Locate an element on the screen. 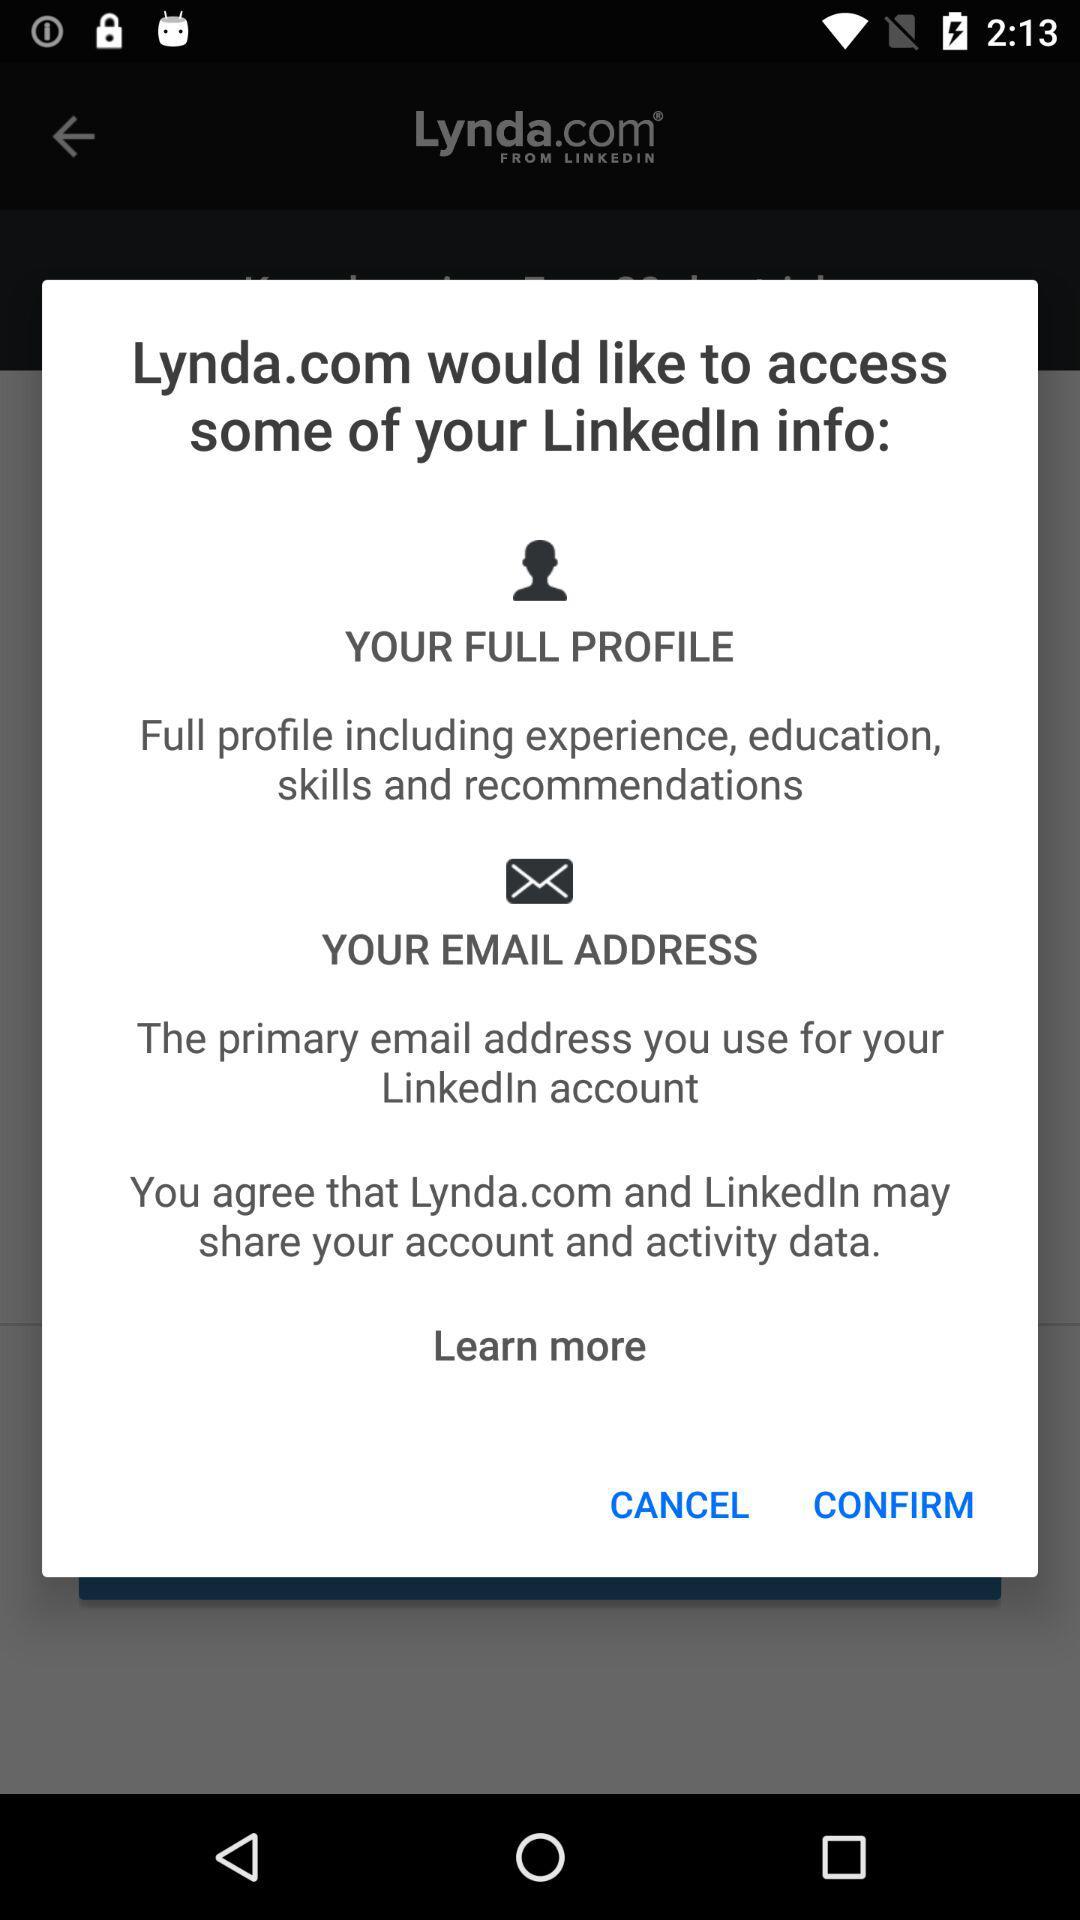 This screenshot has width=1080, height=1920. item below you agree that item is located at coordinates (893, 1503).